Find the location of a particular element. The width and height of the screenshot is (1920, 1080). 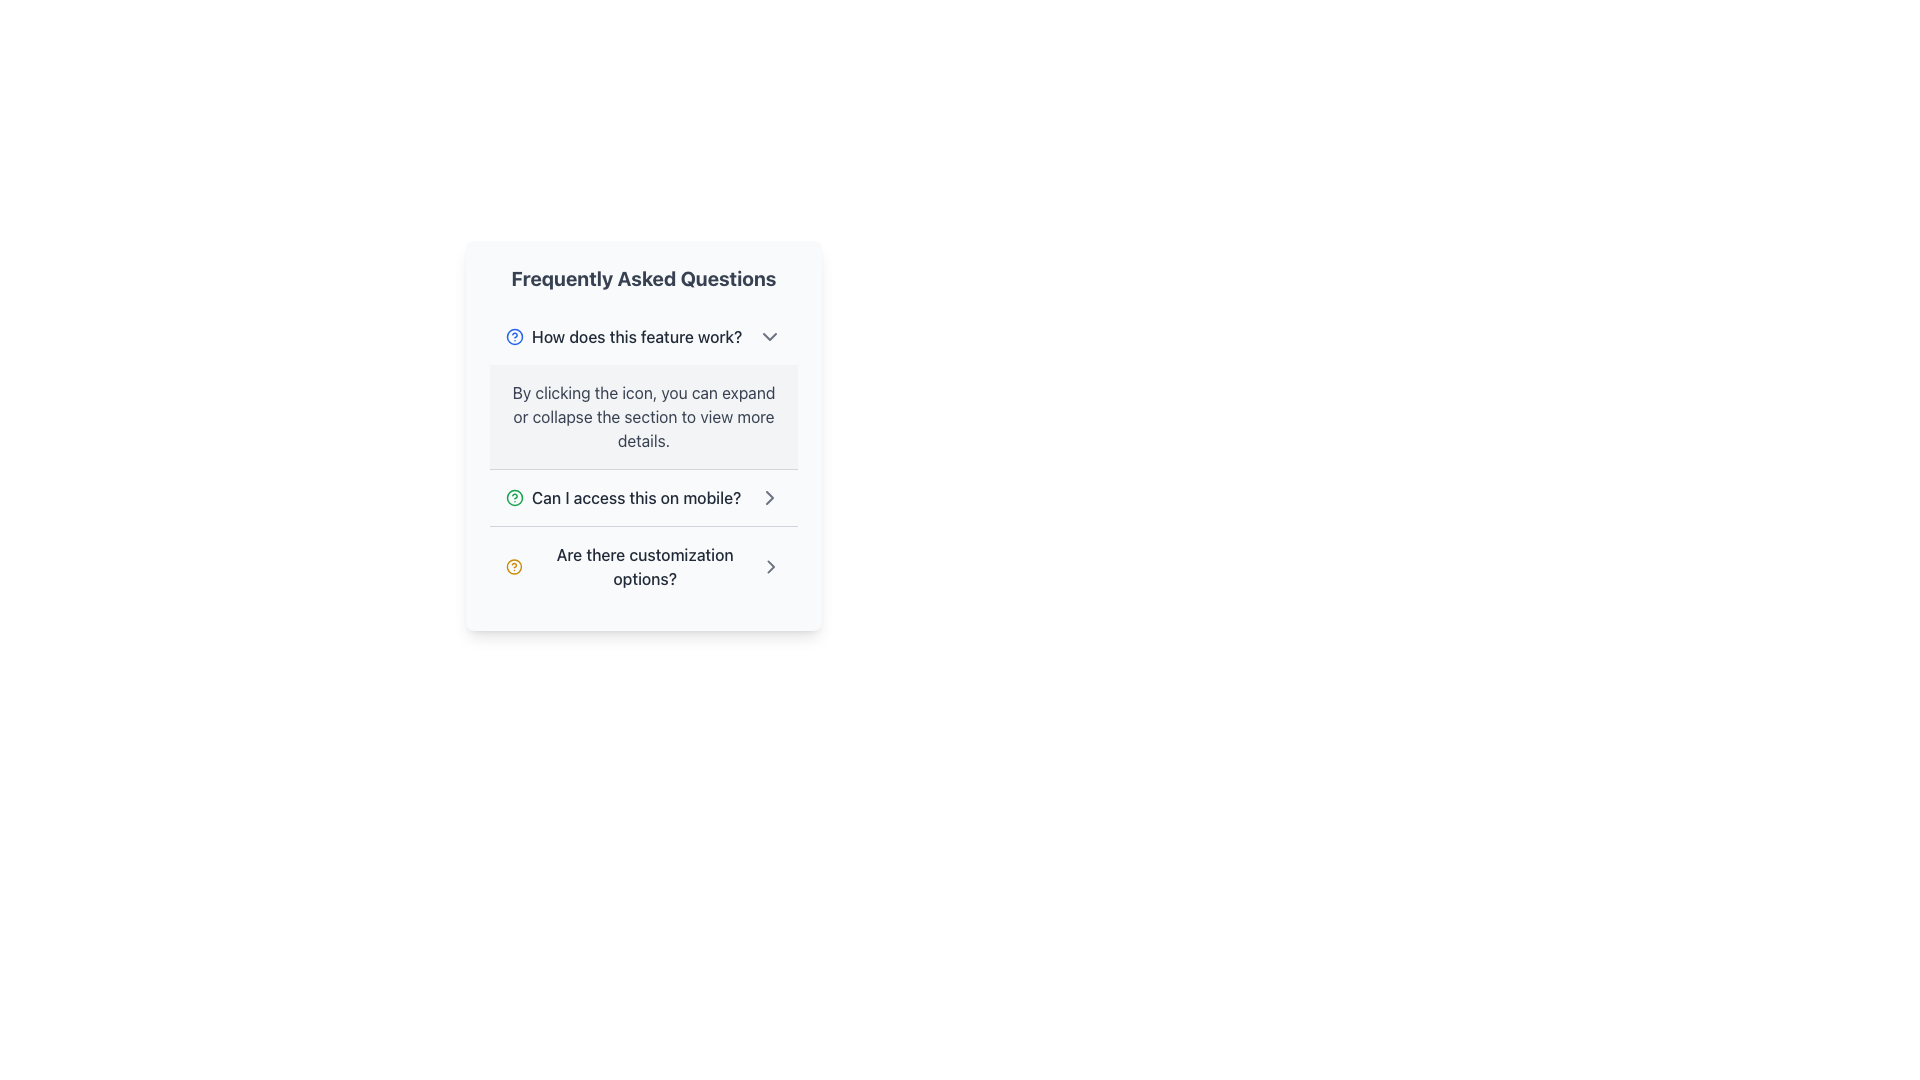

the text label reading 'Are there customization options?' located in the FAQ section, which is styled with a medium weight font and dark gray color is located at coordinates (645, 567).